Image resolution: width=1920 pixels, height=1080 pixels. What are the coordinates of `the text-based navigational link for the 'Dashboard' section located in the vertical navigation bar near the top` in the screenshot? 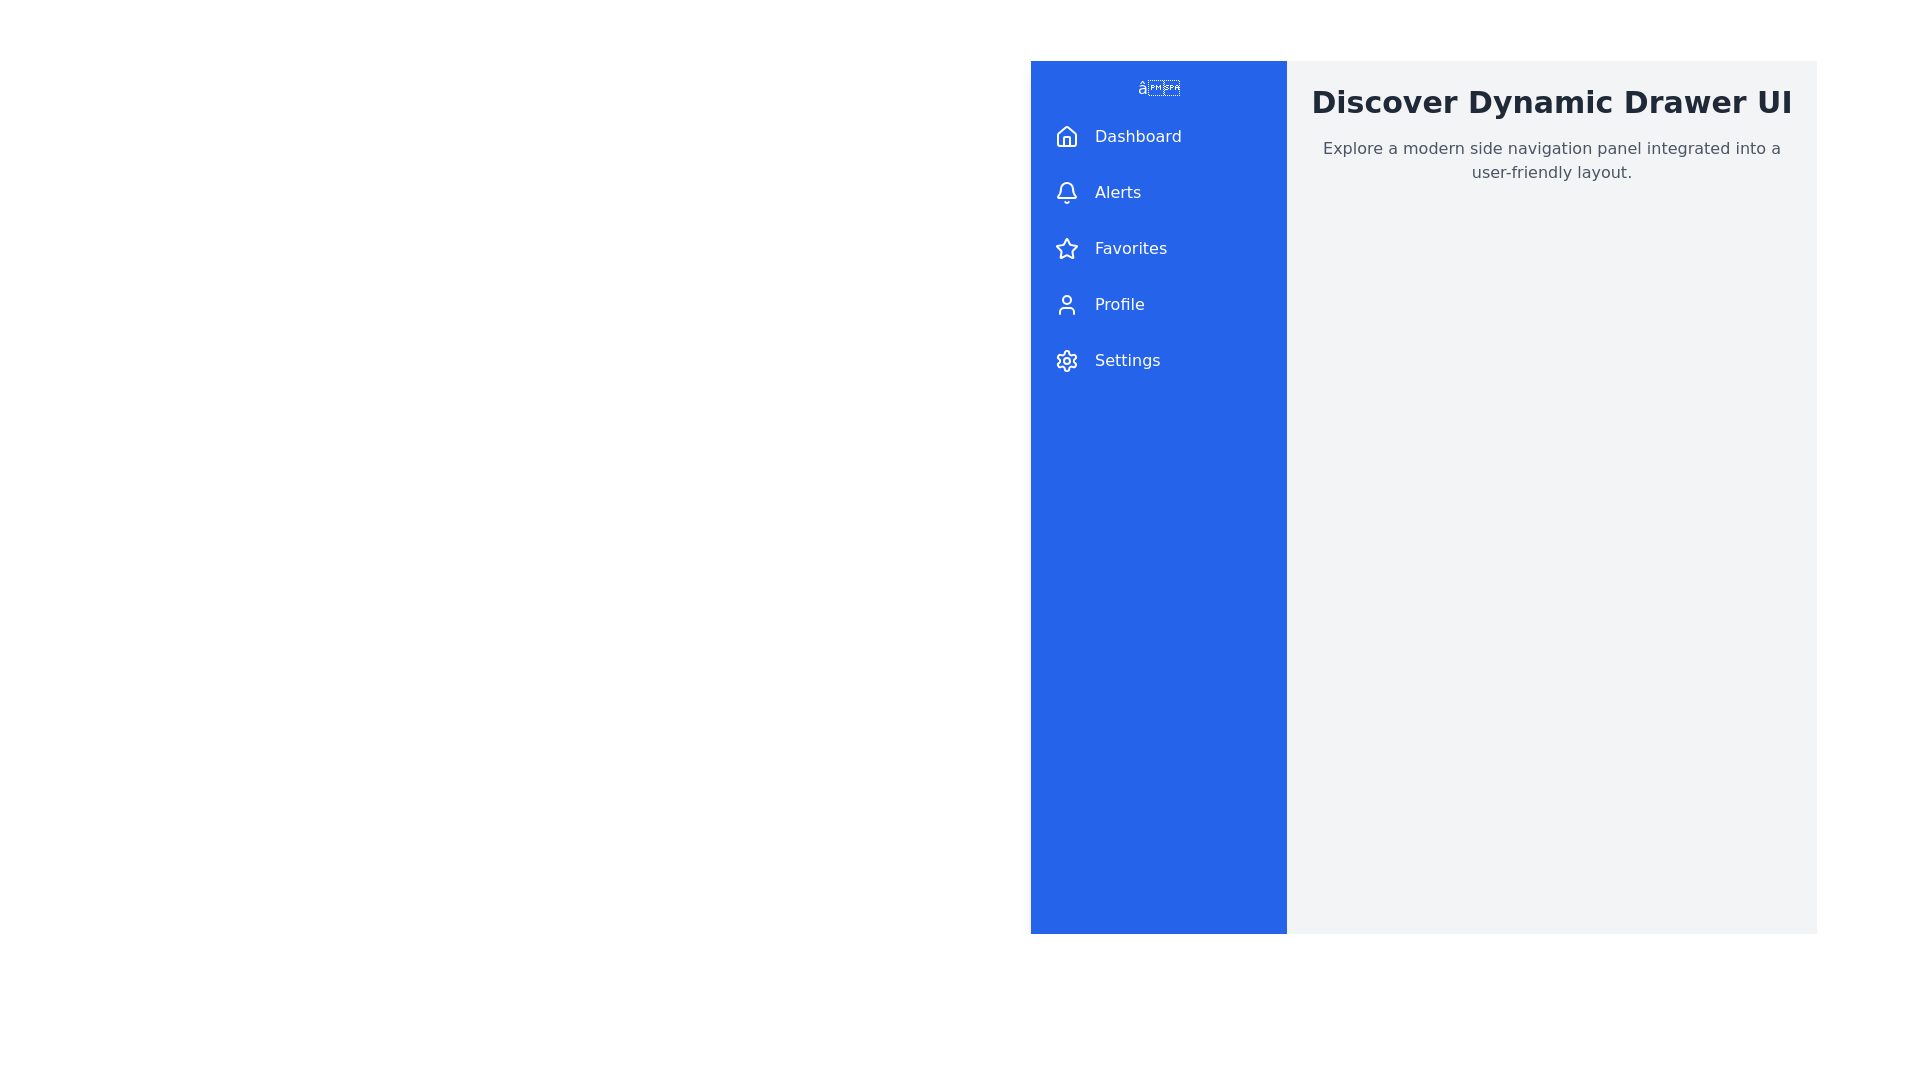 It's located at (1138, 136).